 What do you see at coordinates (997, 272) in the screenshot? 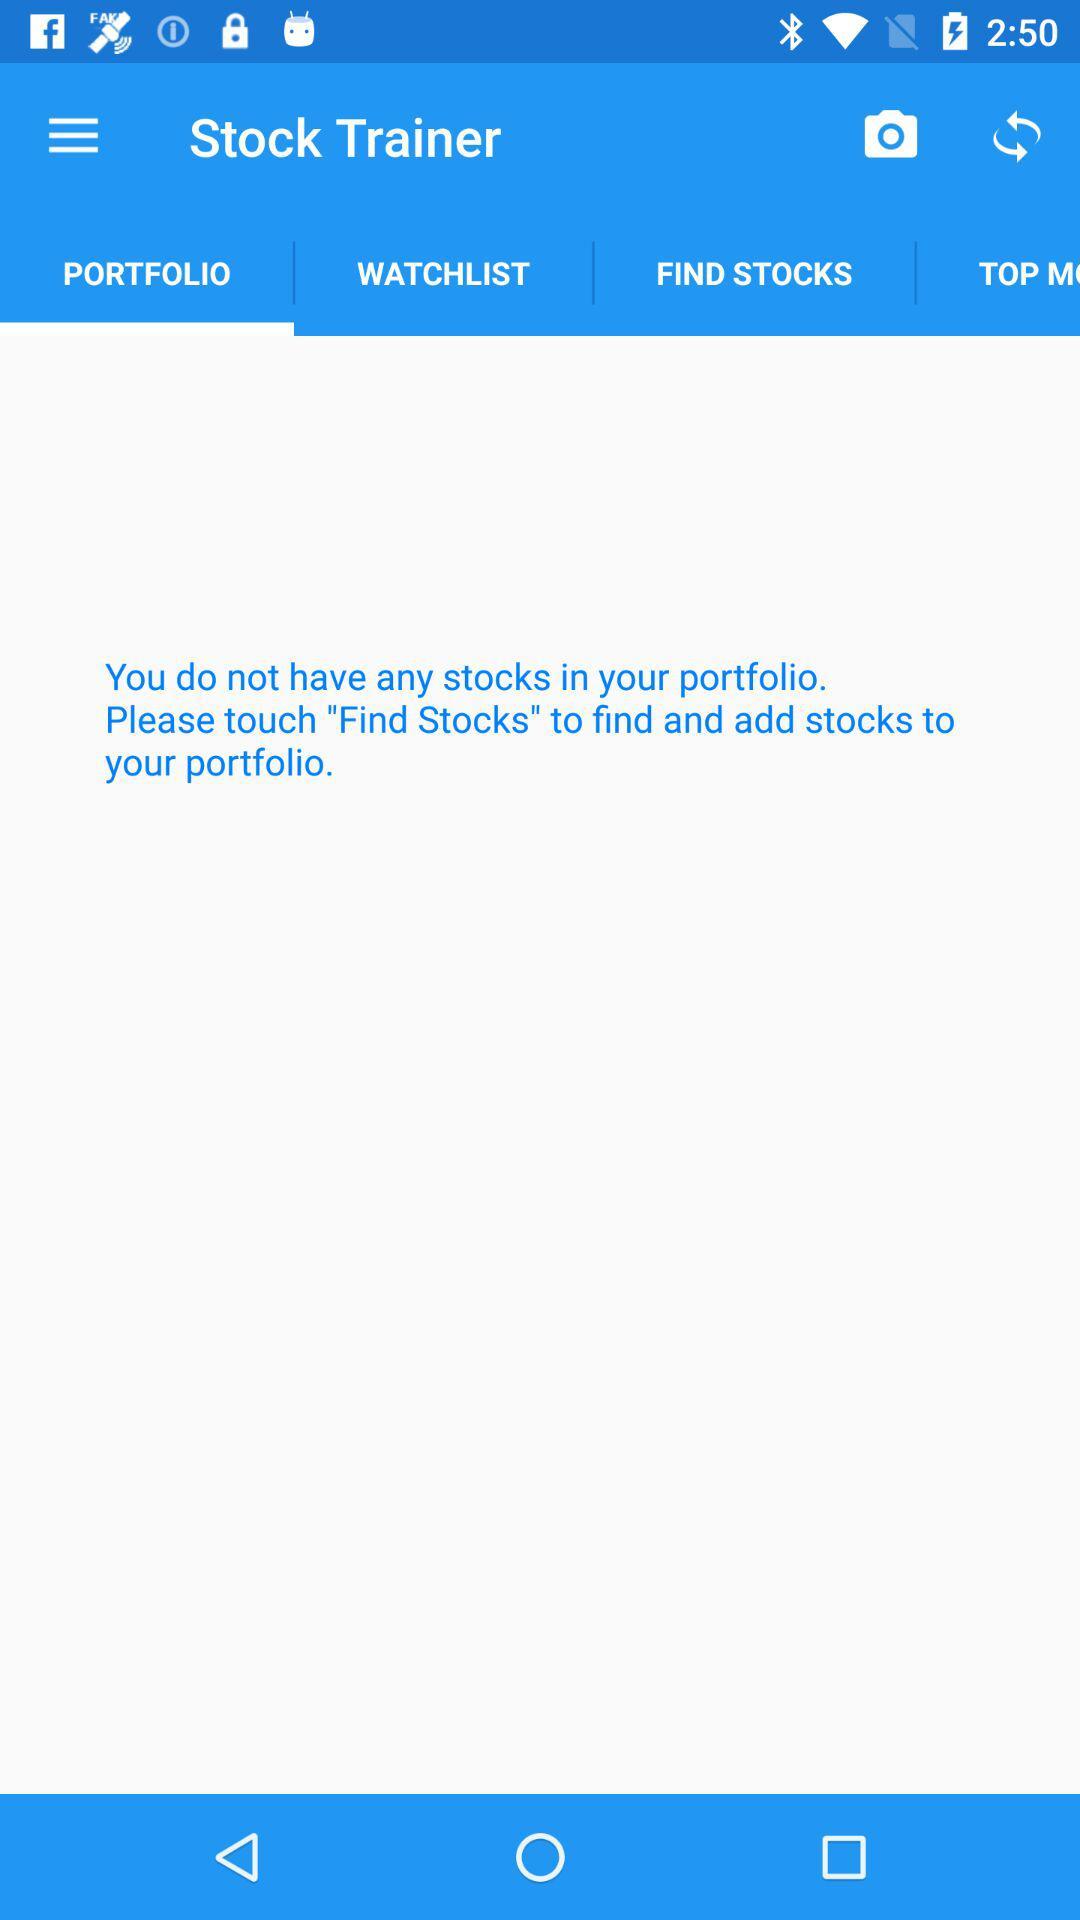
I see `the icon above the you do not` at bounding box center [997, 272].